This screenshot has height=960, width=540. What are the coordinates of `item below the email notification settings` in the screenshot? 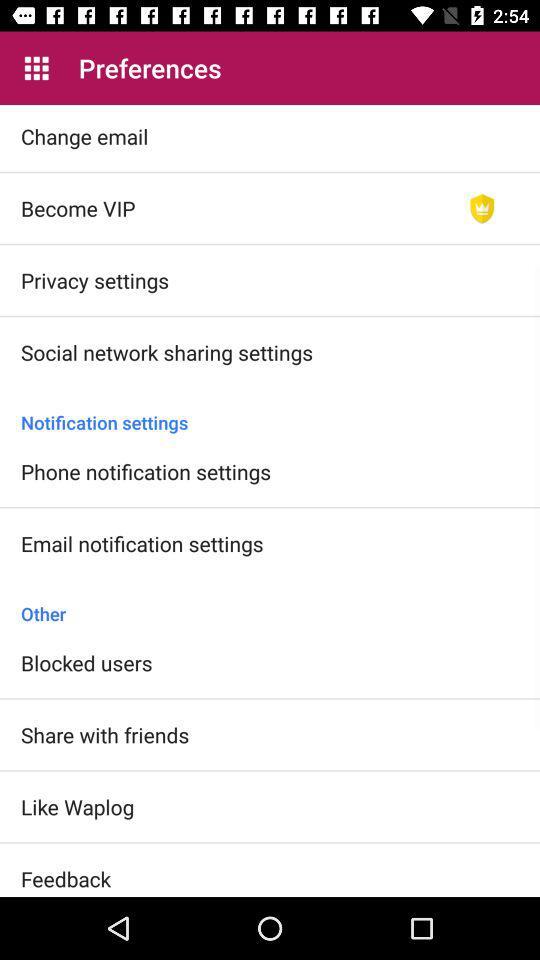 It's located at (270, 602).